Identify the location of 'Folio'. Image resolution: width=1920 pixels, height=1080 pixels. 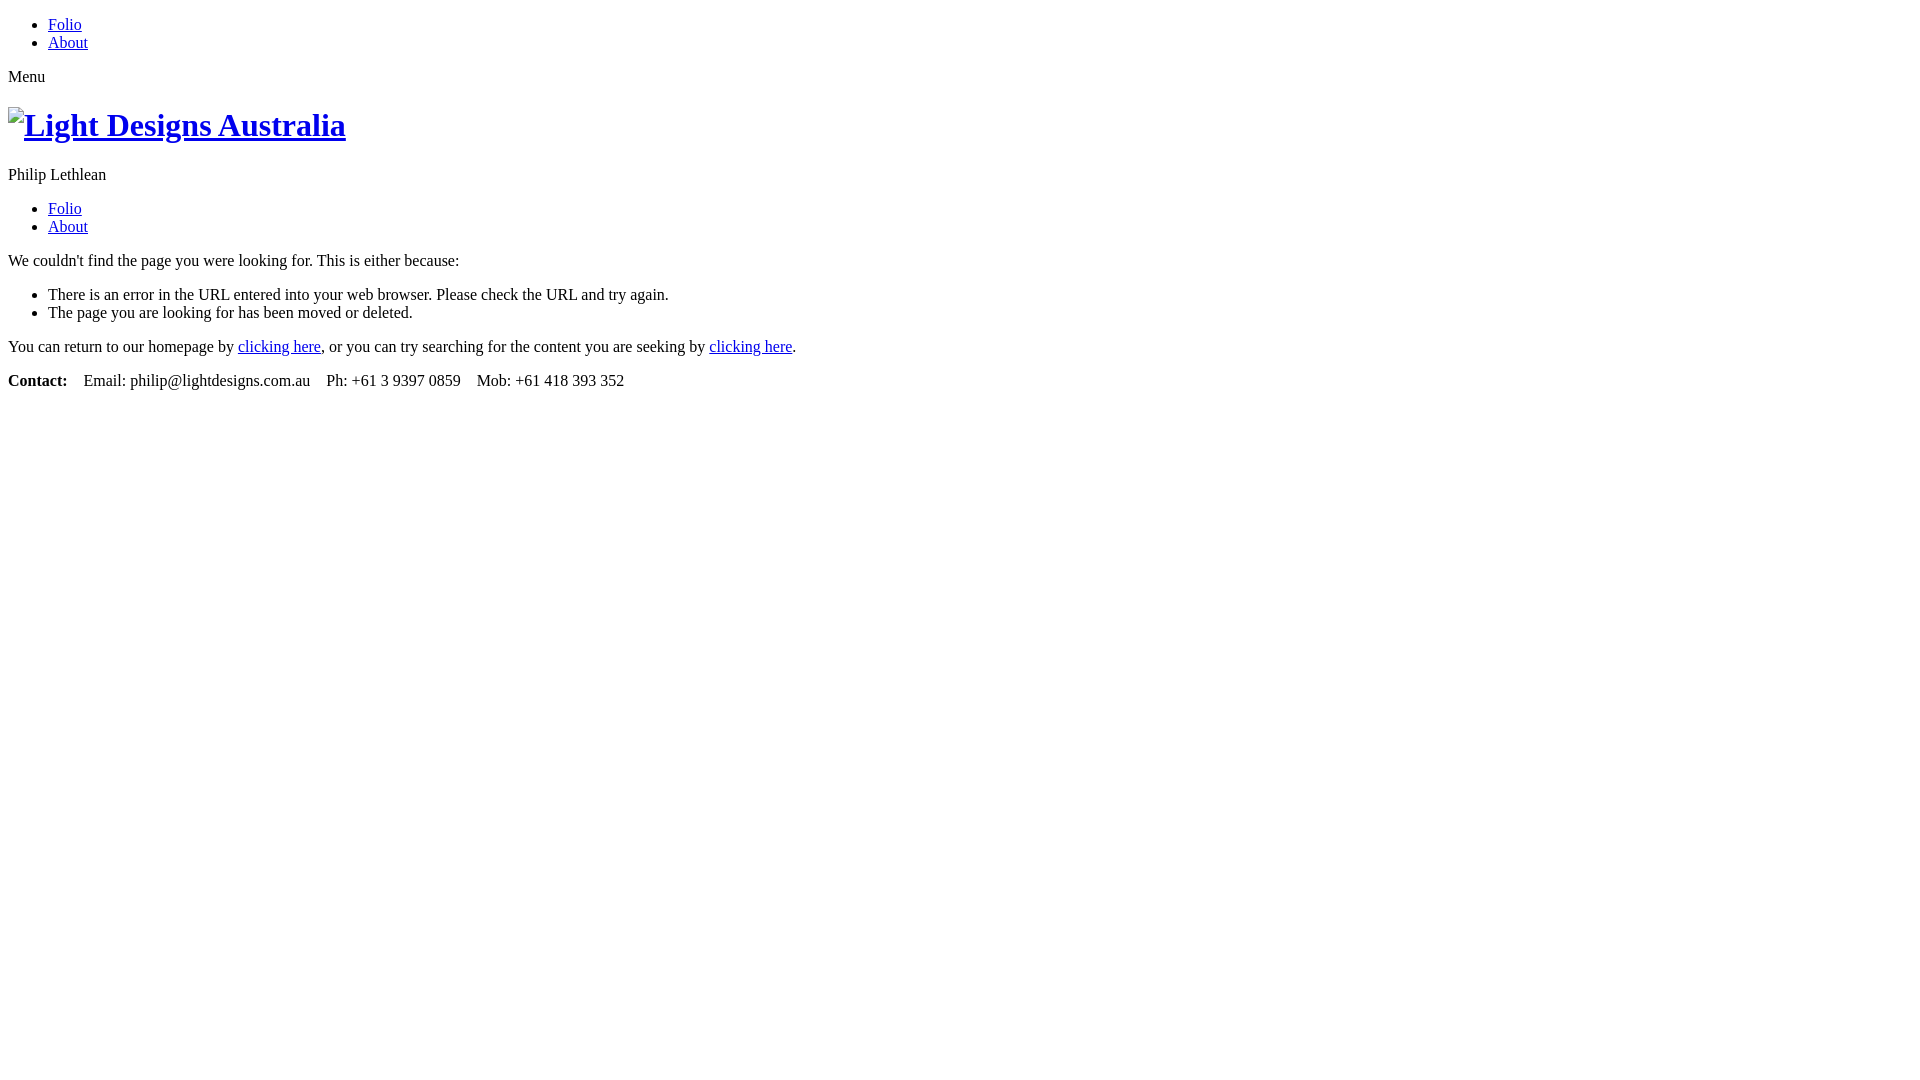
(65, 24).